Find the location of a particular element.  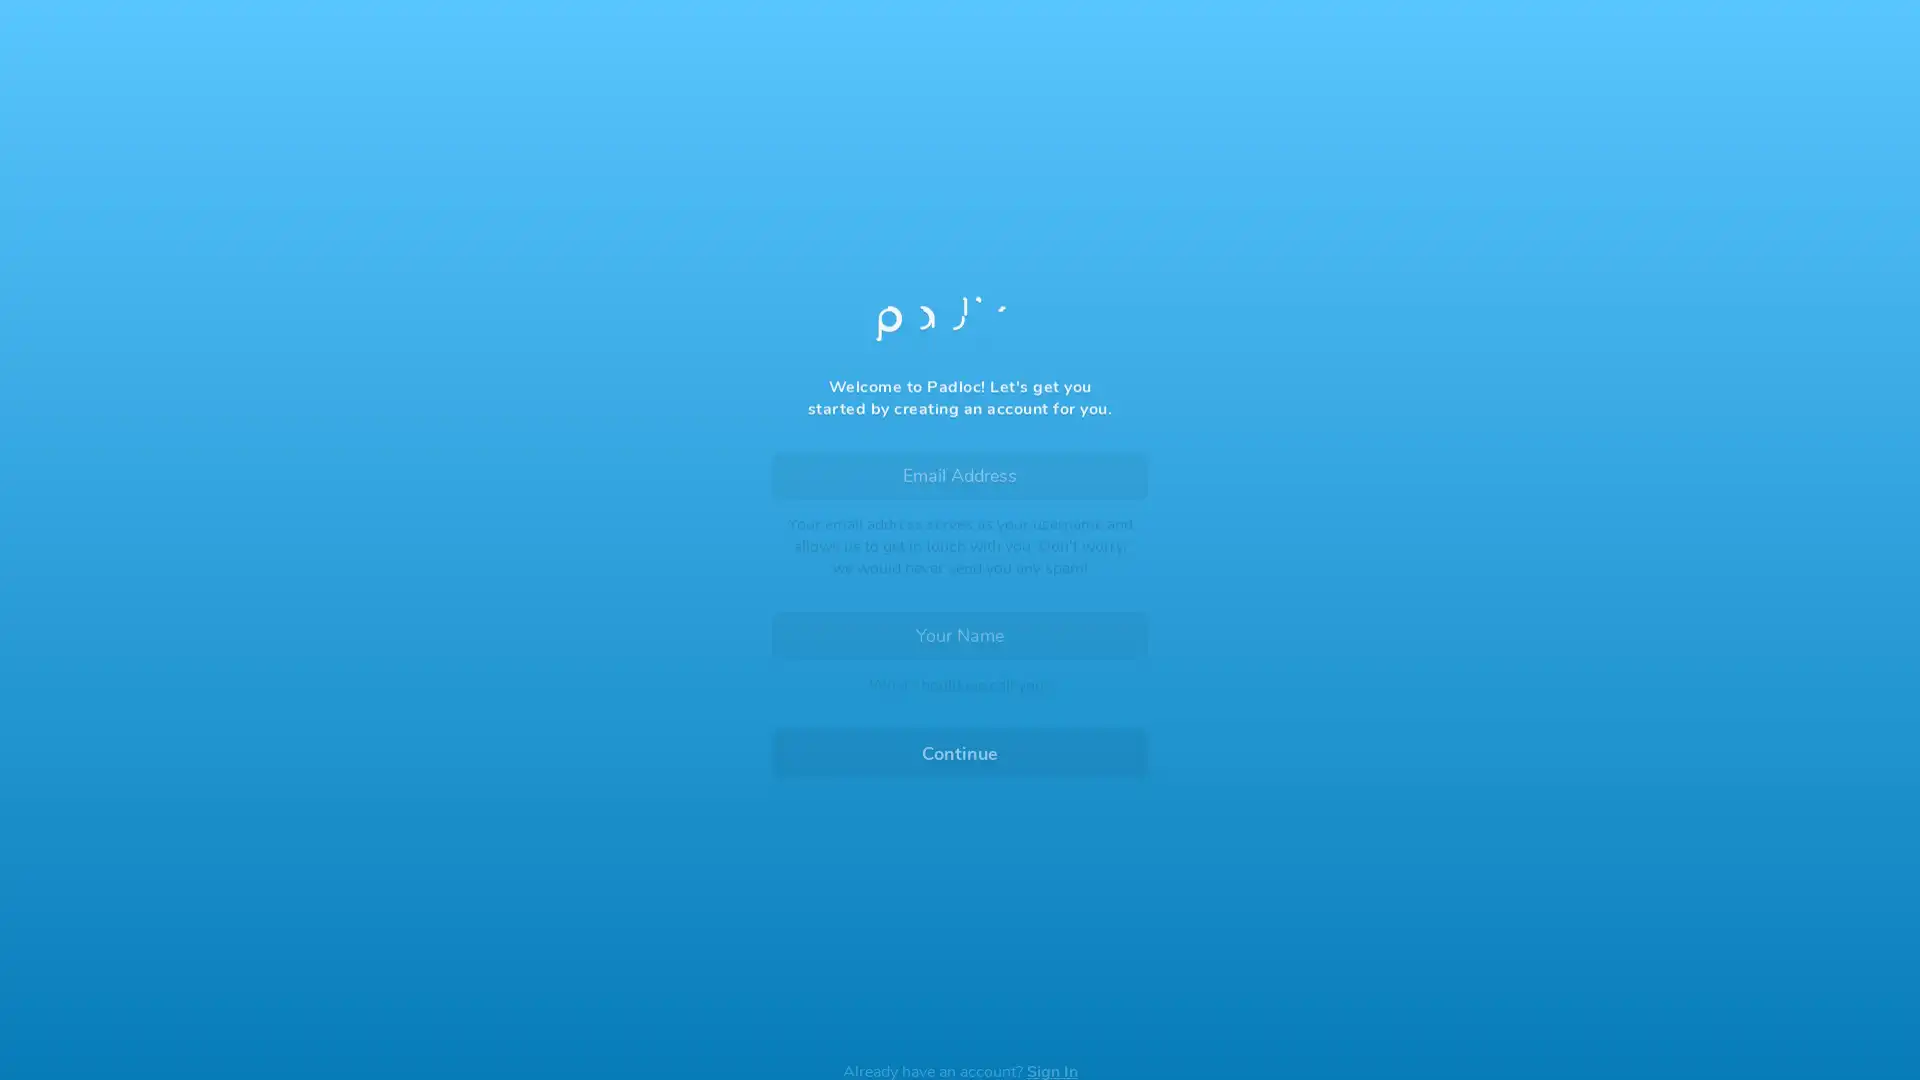

Unlock is located at coordinates (960, 655).